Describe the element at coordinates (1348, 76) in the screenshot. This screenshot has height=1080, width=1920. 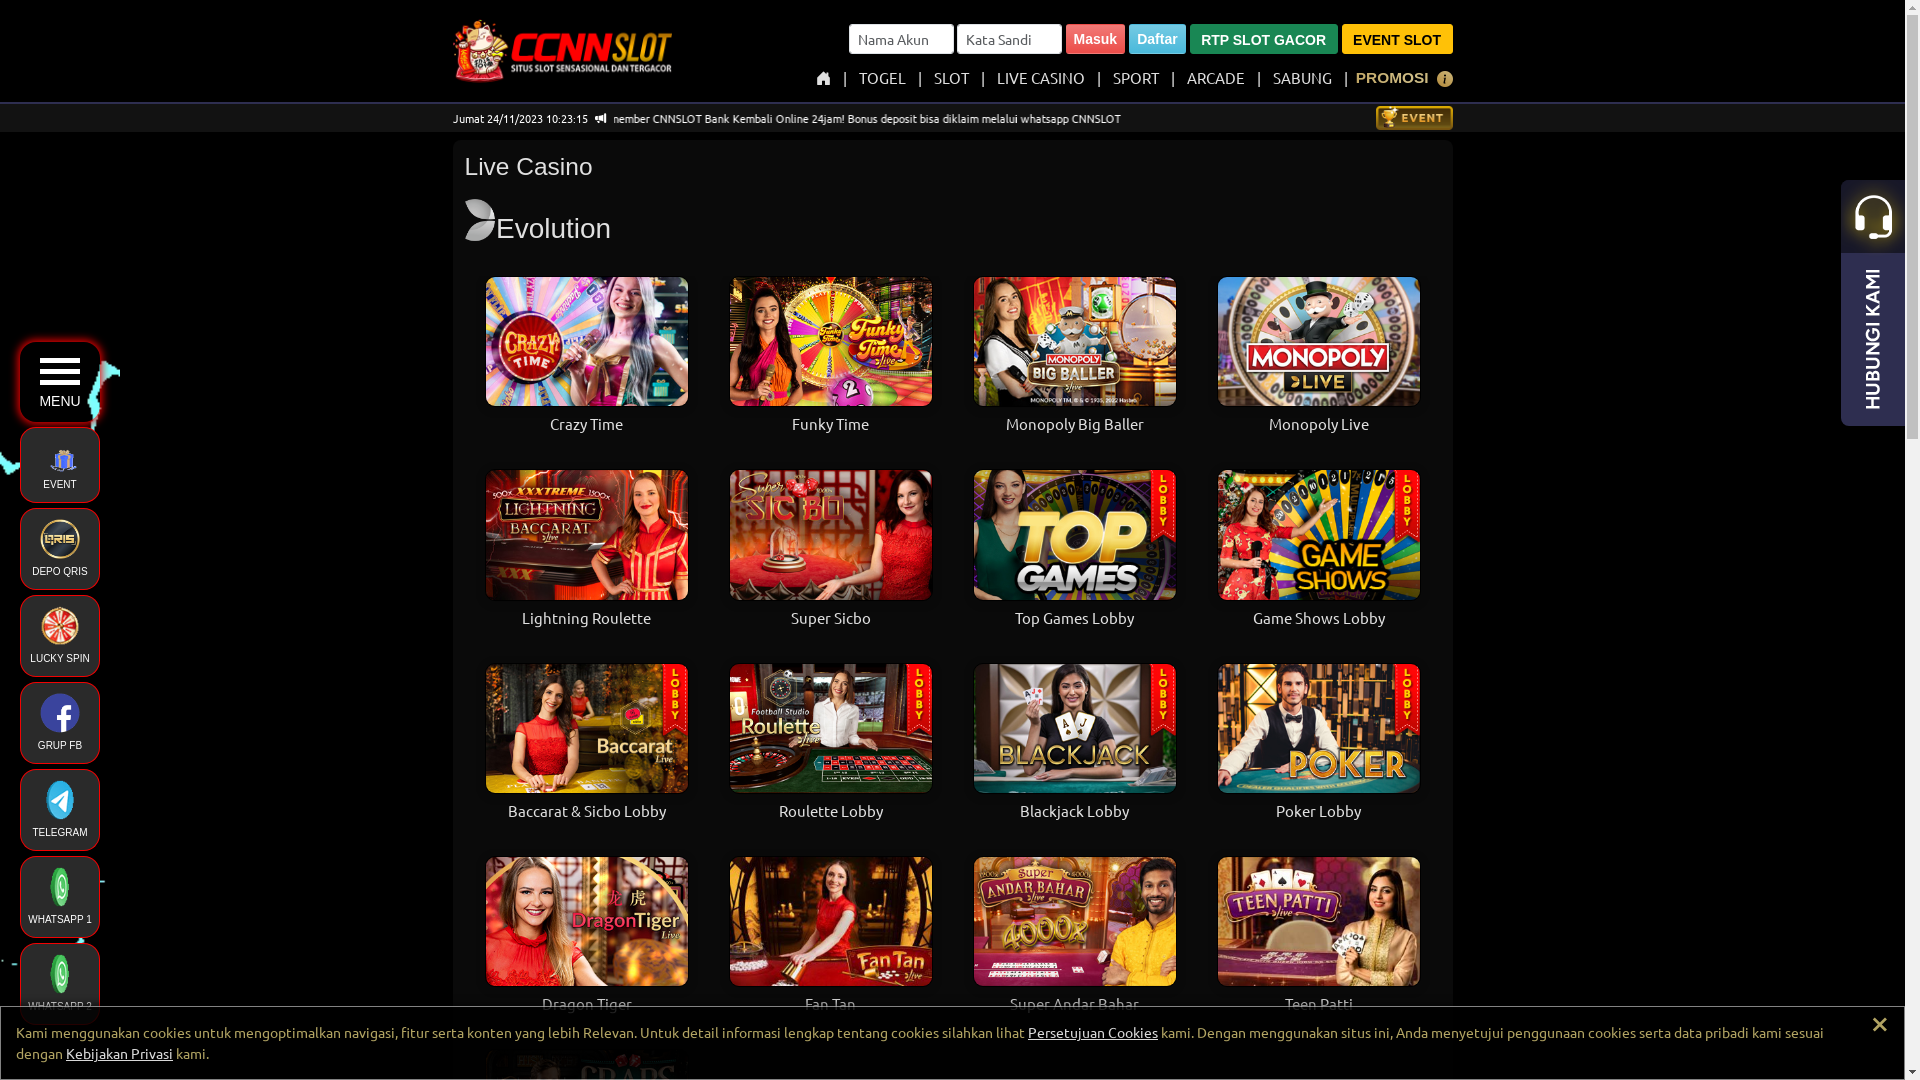
I see `'PROMOSI'` at that location.